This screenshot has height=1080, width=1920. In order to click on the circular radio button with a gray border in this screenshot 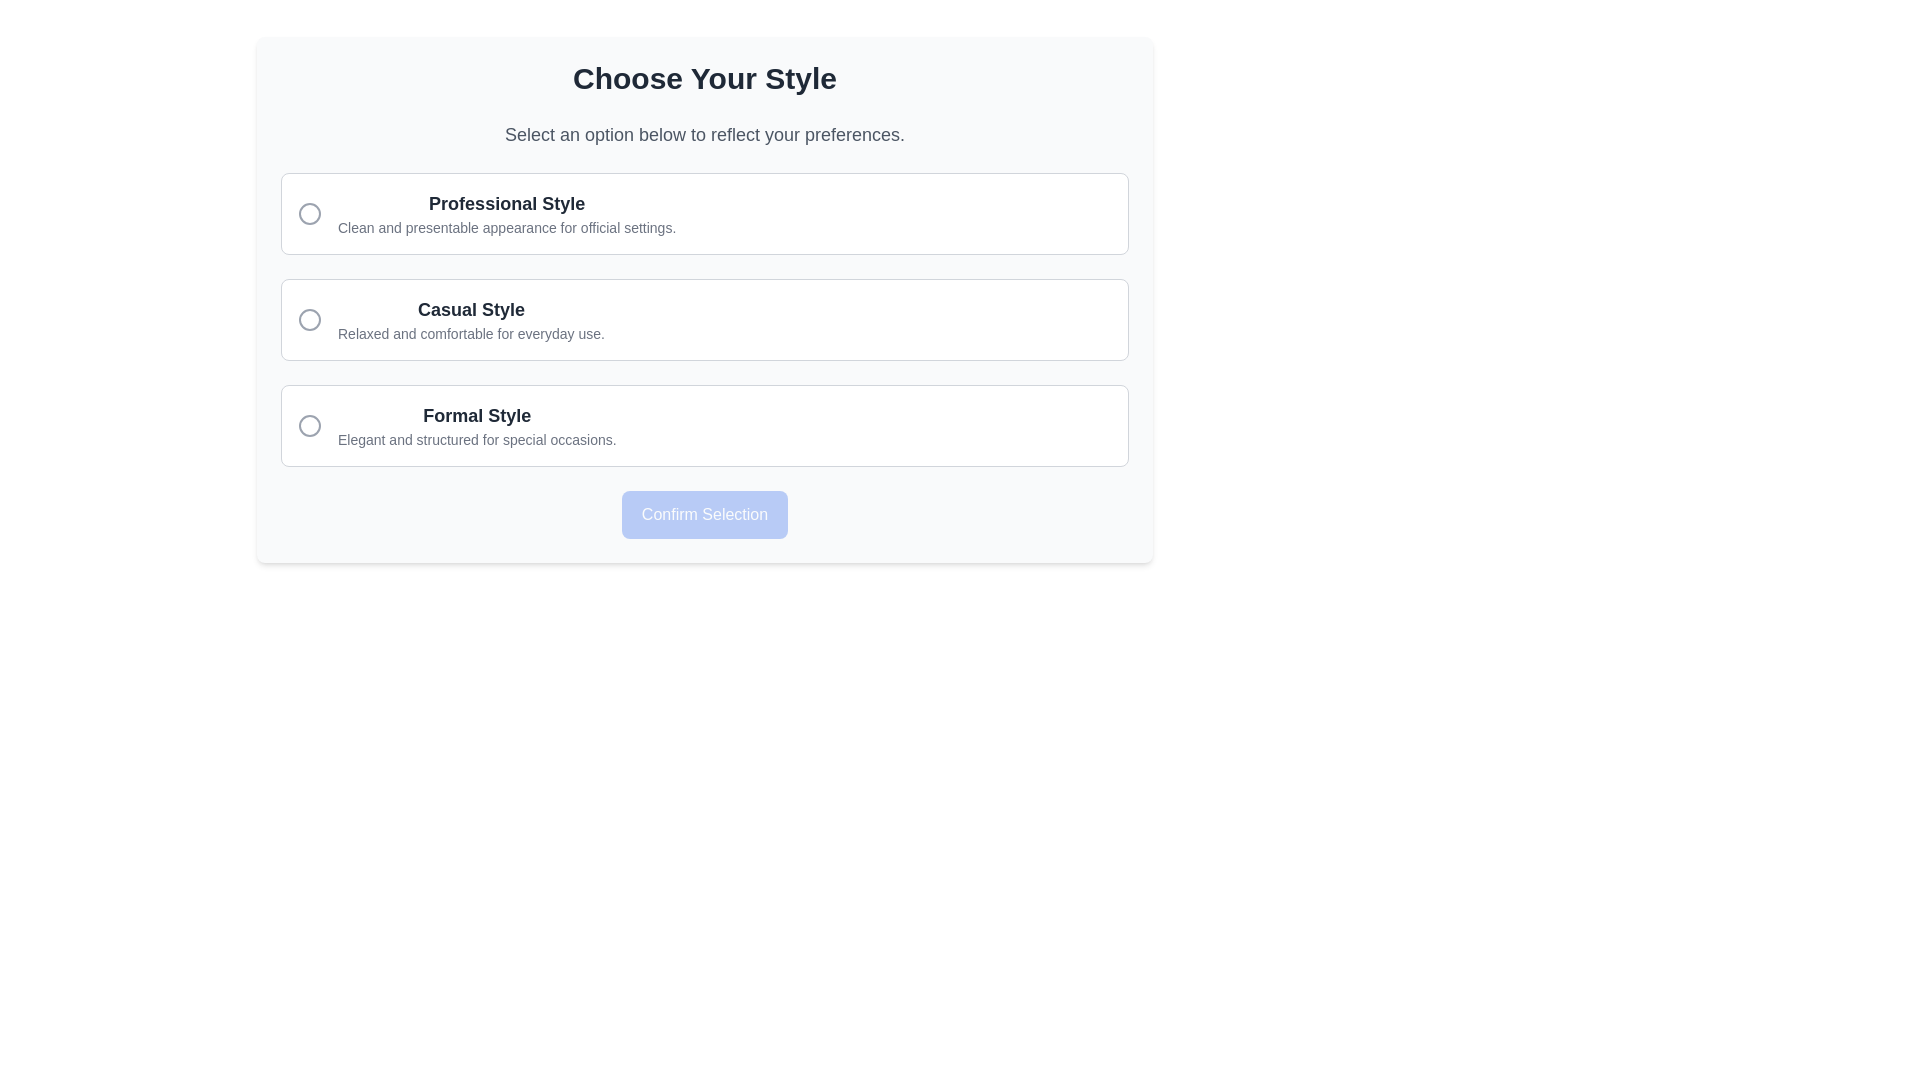, I will do `click(309, 319)`.